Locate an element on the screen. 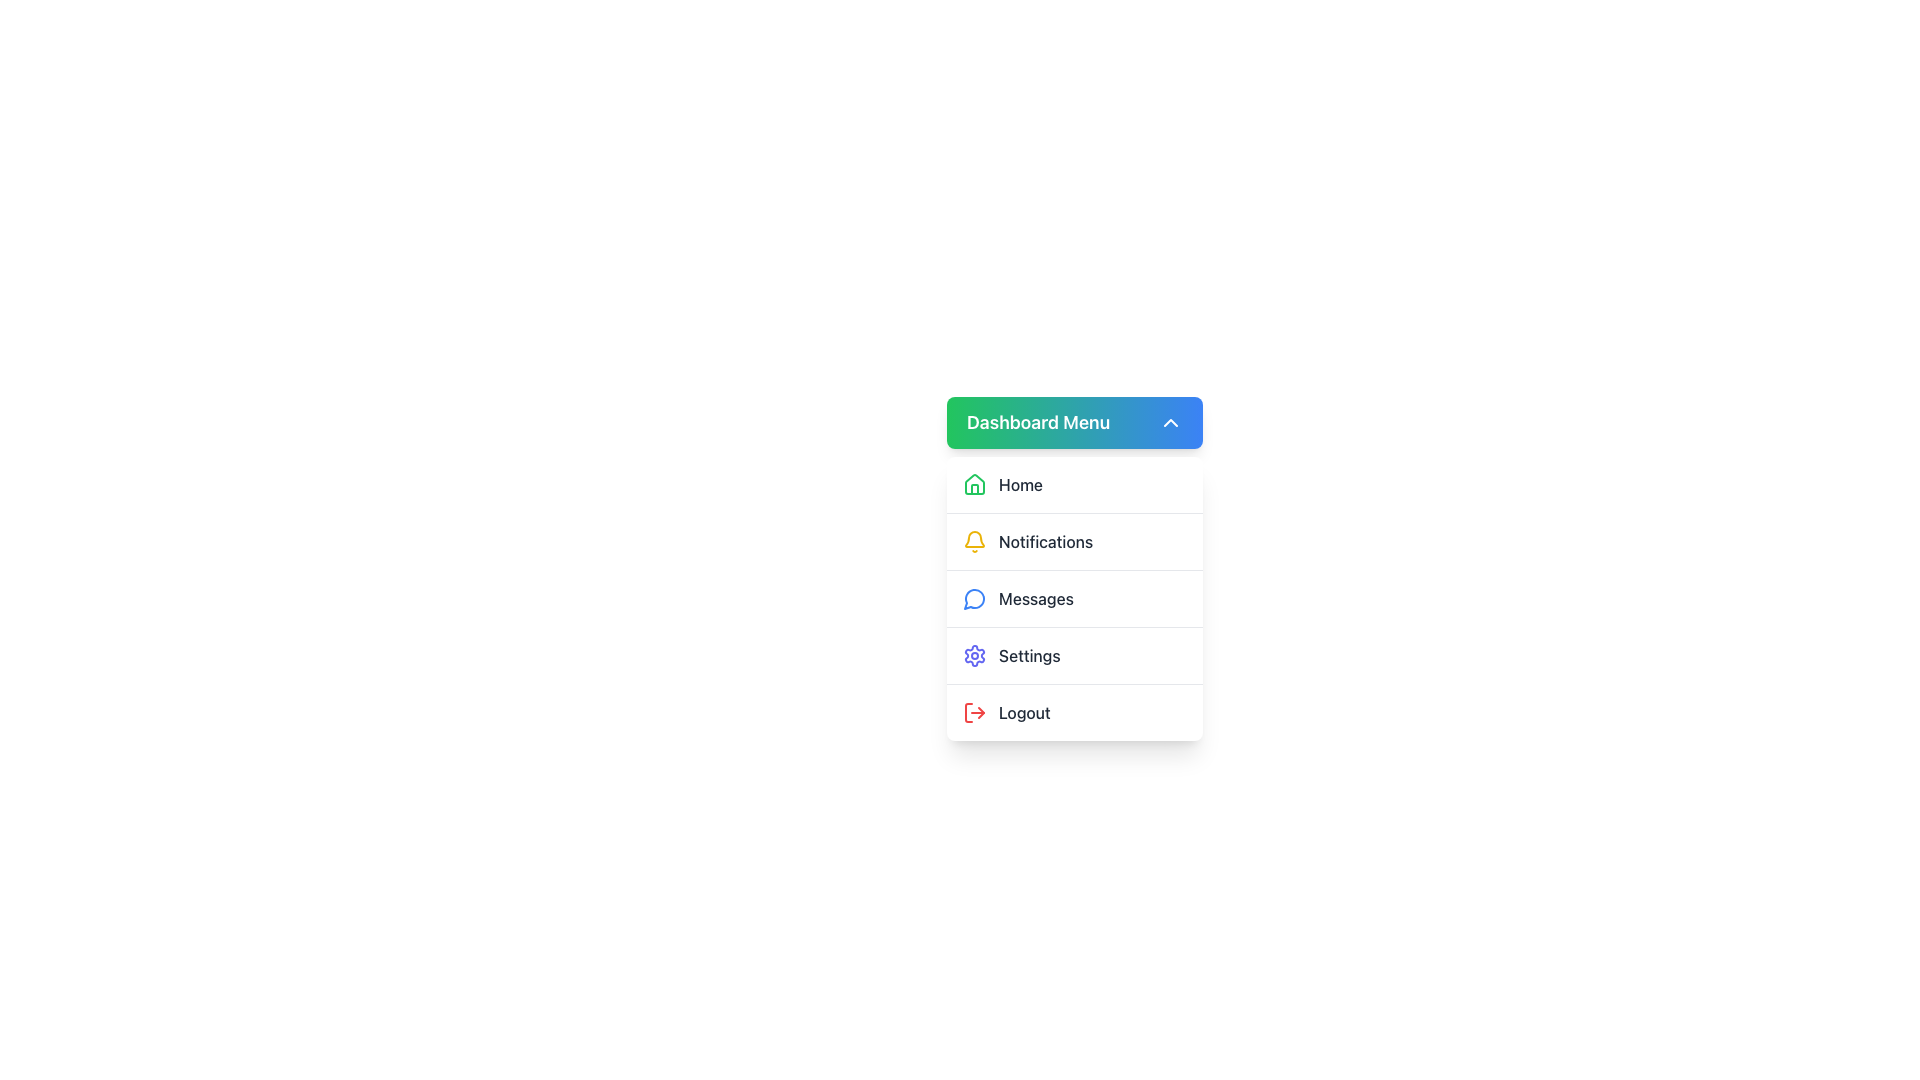 The width and height of the screenshot is (1920, 1080). the 'Settings' list item in the vertical menu is located at coordinates (1074, 655).